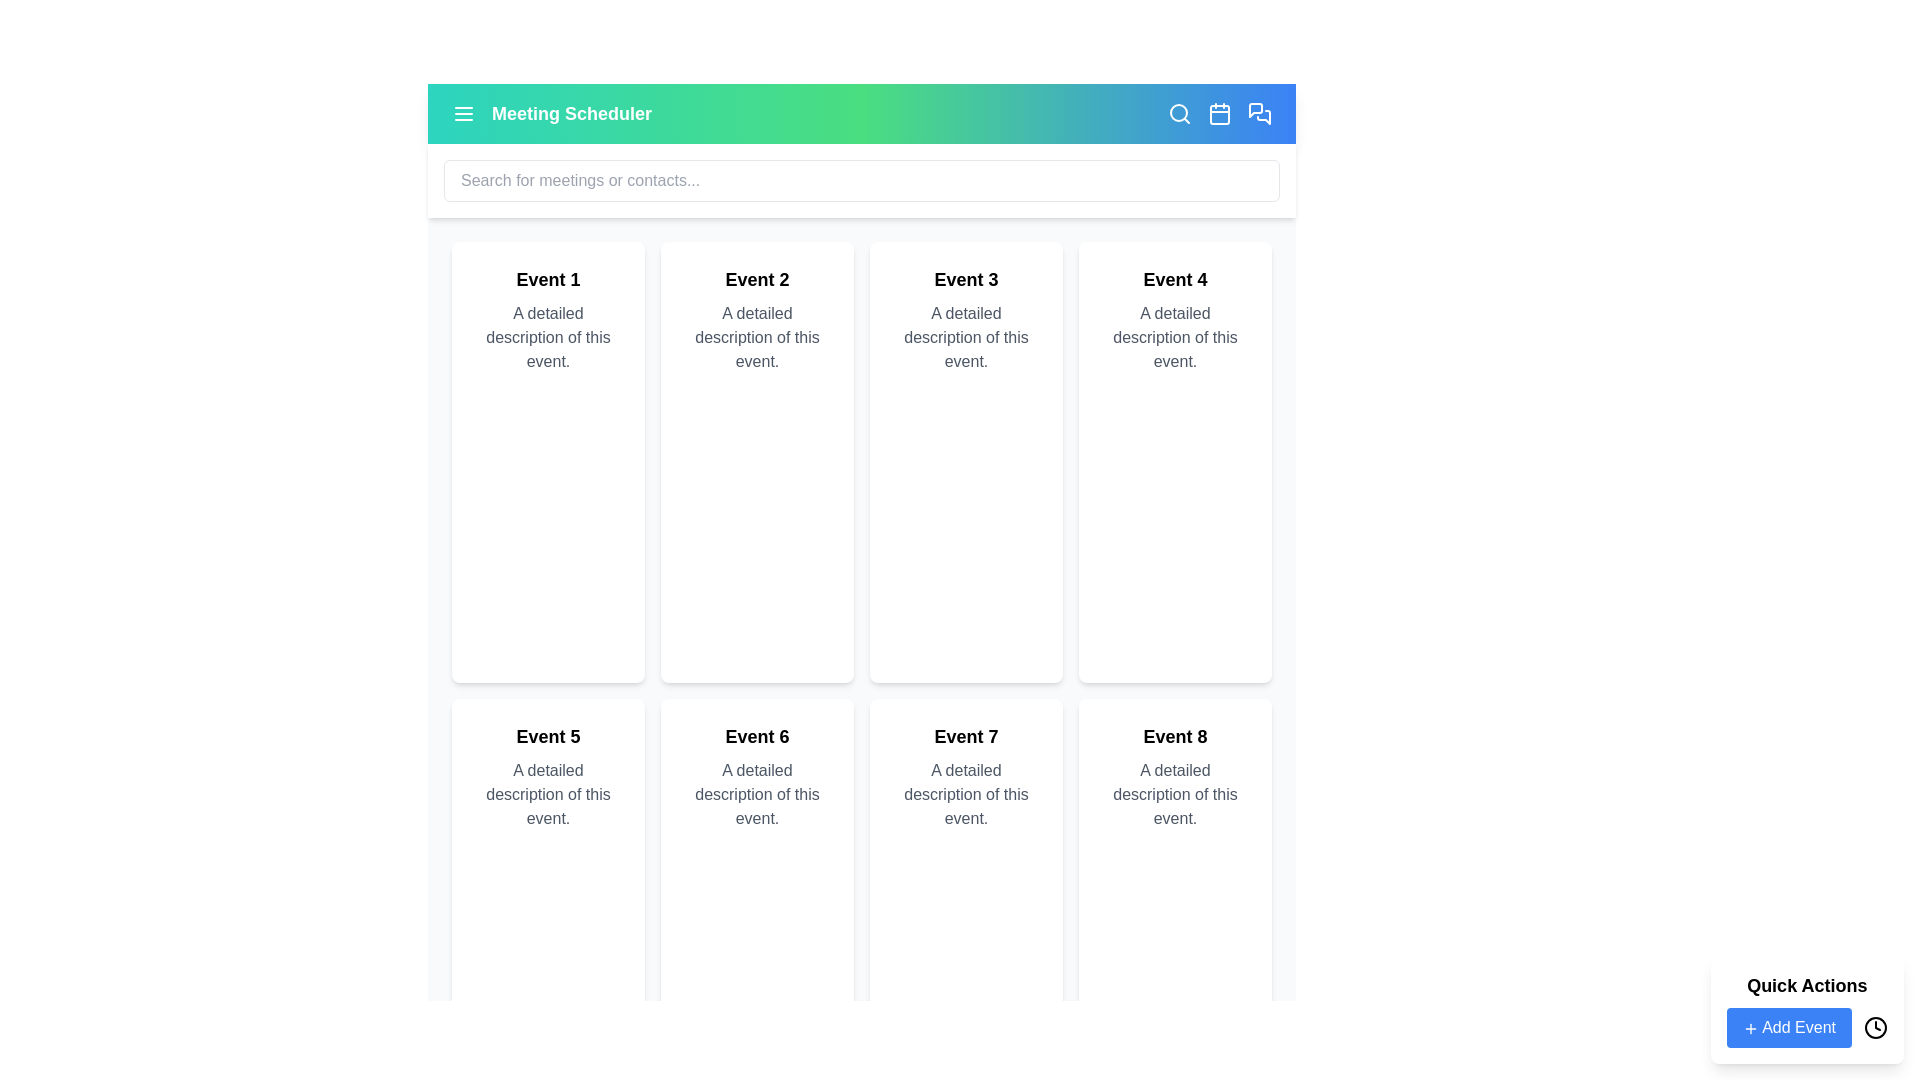  What do you see at coordinates (1255, 110) in the screenshot?
I see `the Message/Chat Bubble icon located in the top-right navigation area` at bounding box center [1255, 110].